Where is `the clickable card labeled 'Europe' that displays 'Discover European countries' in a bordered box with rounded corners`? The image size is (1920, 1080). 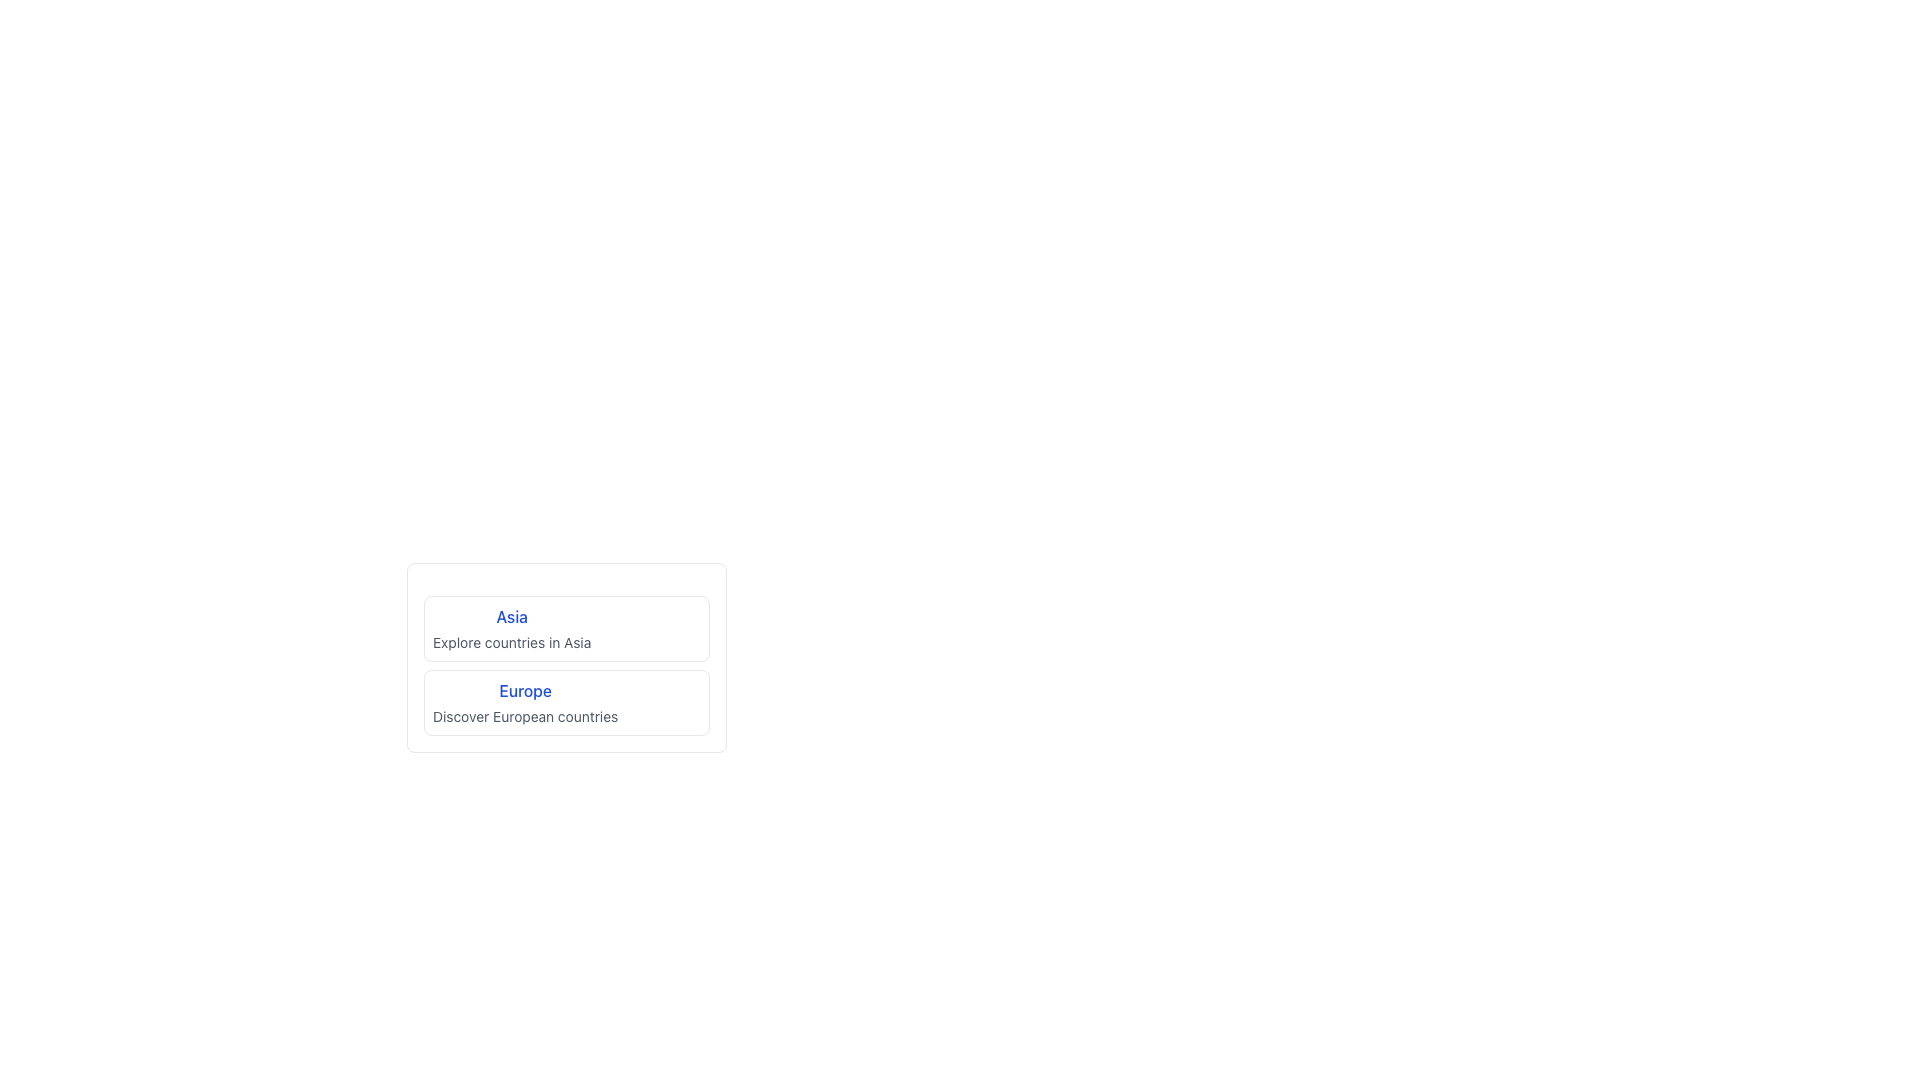 the clickable card labeled 'Europe' that displays 'Discover European countries' in a bordered box with rounded corners is located at coordinates (565, 701).